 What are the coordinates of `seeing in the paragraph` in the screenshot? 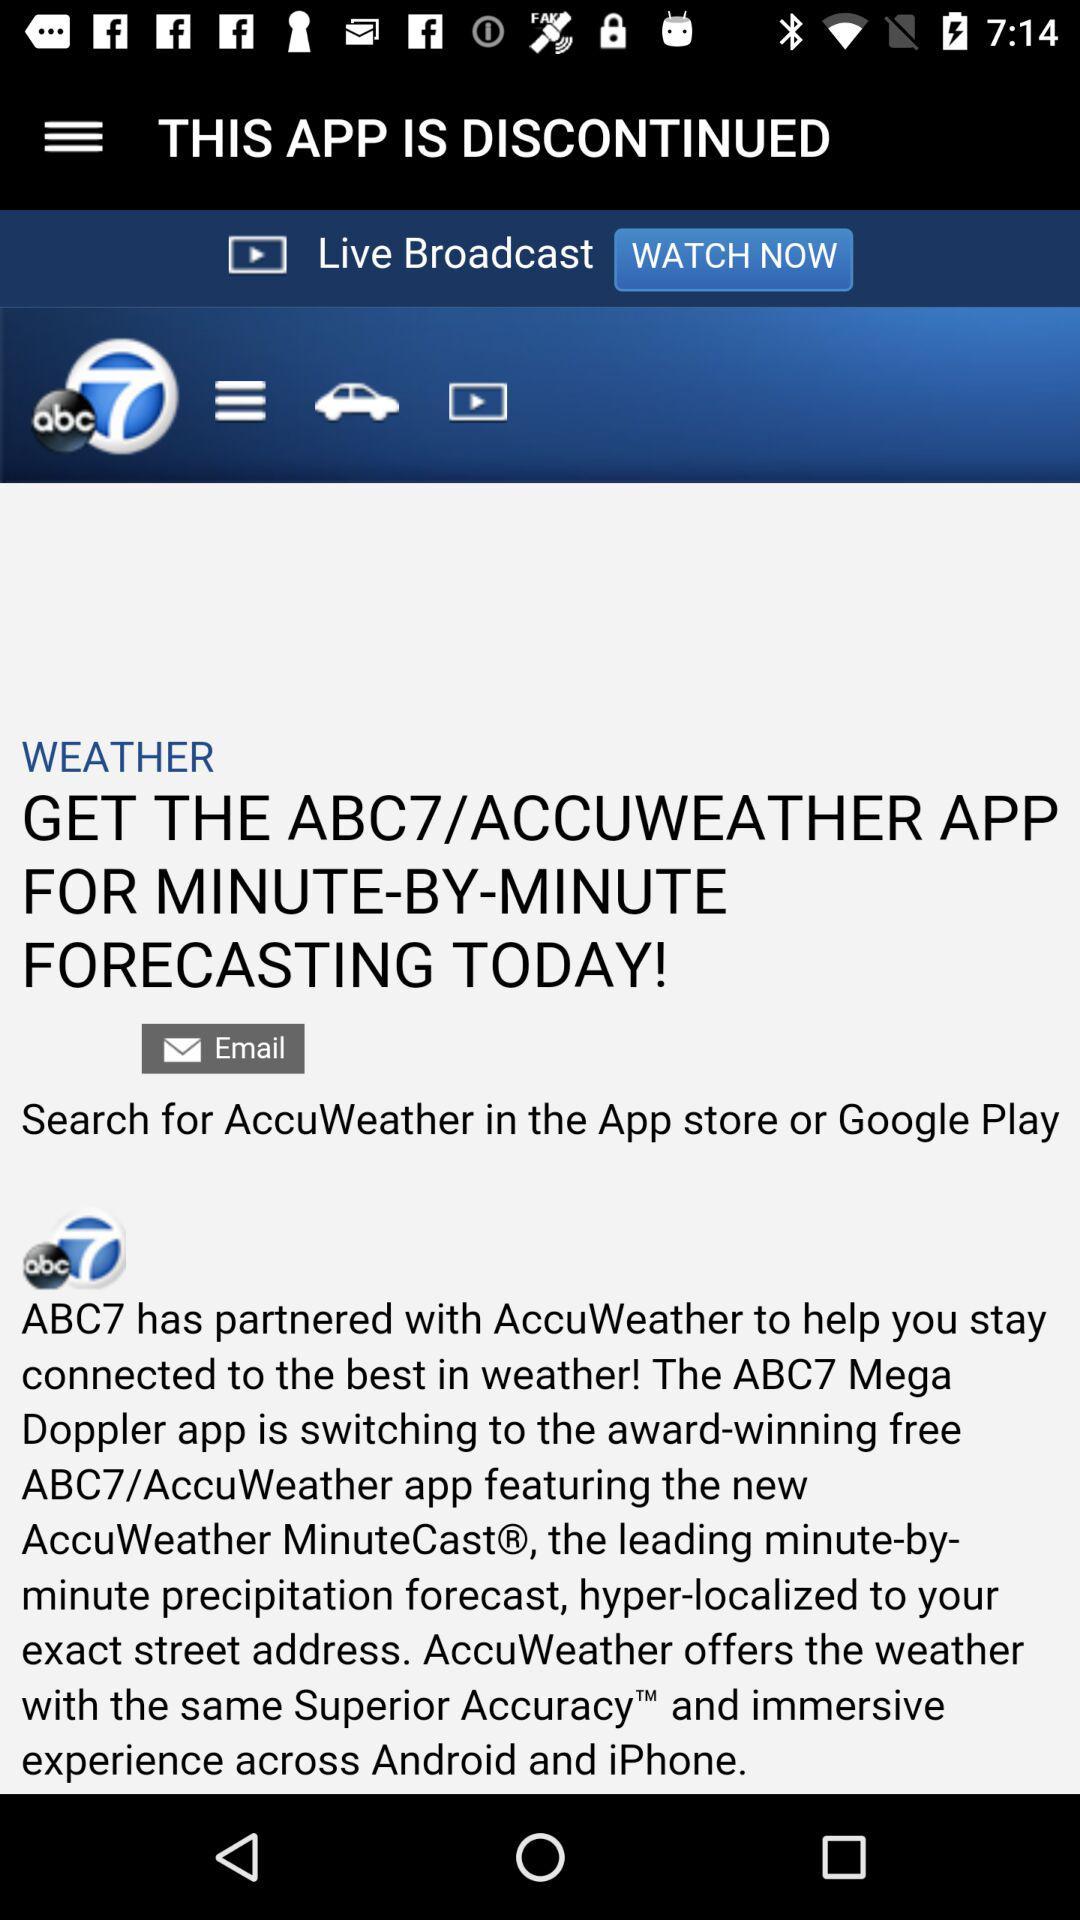 It's located at (540, 1002).